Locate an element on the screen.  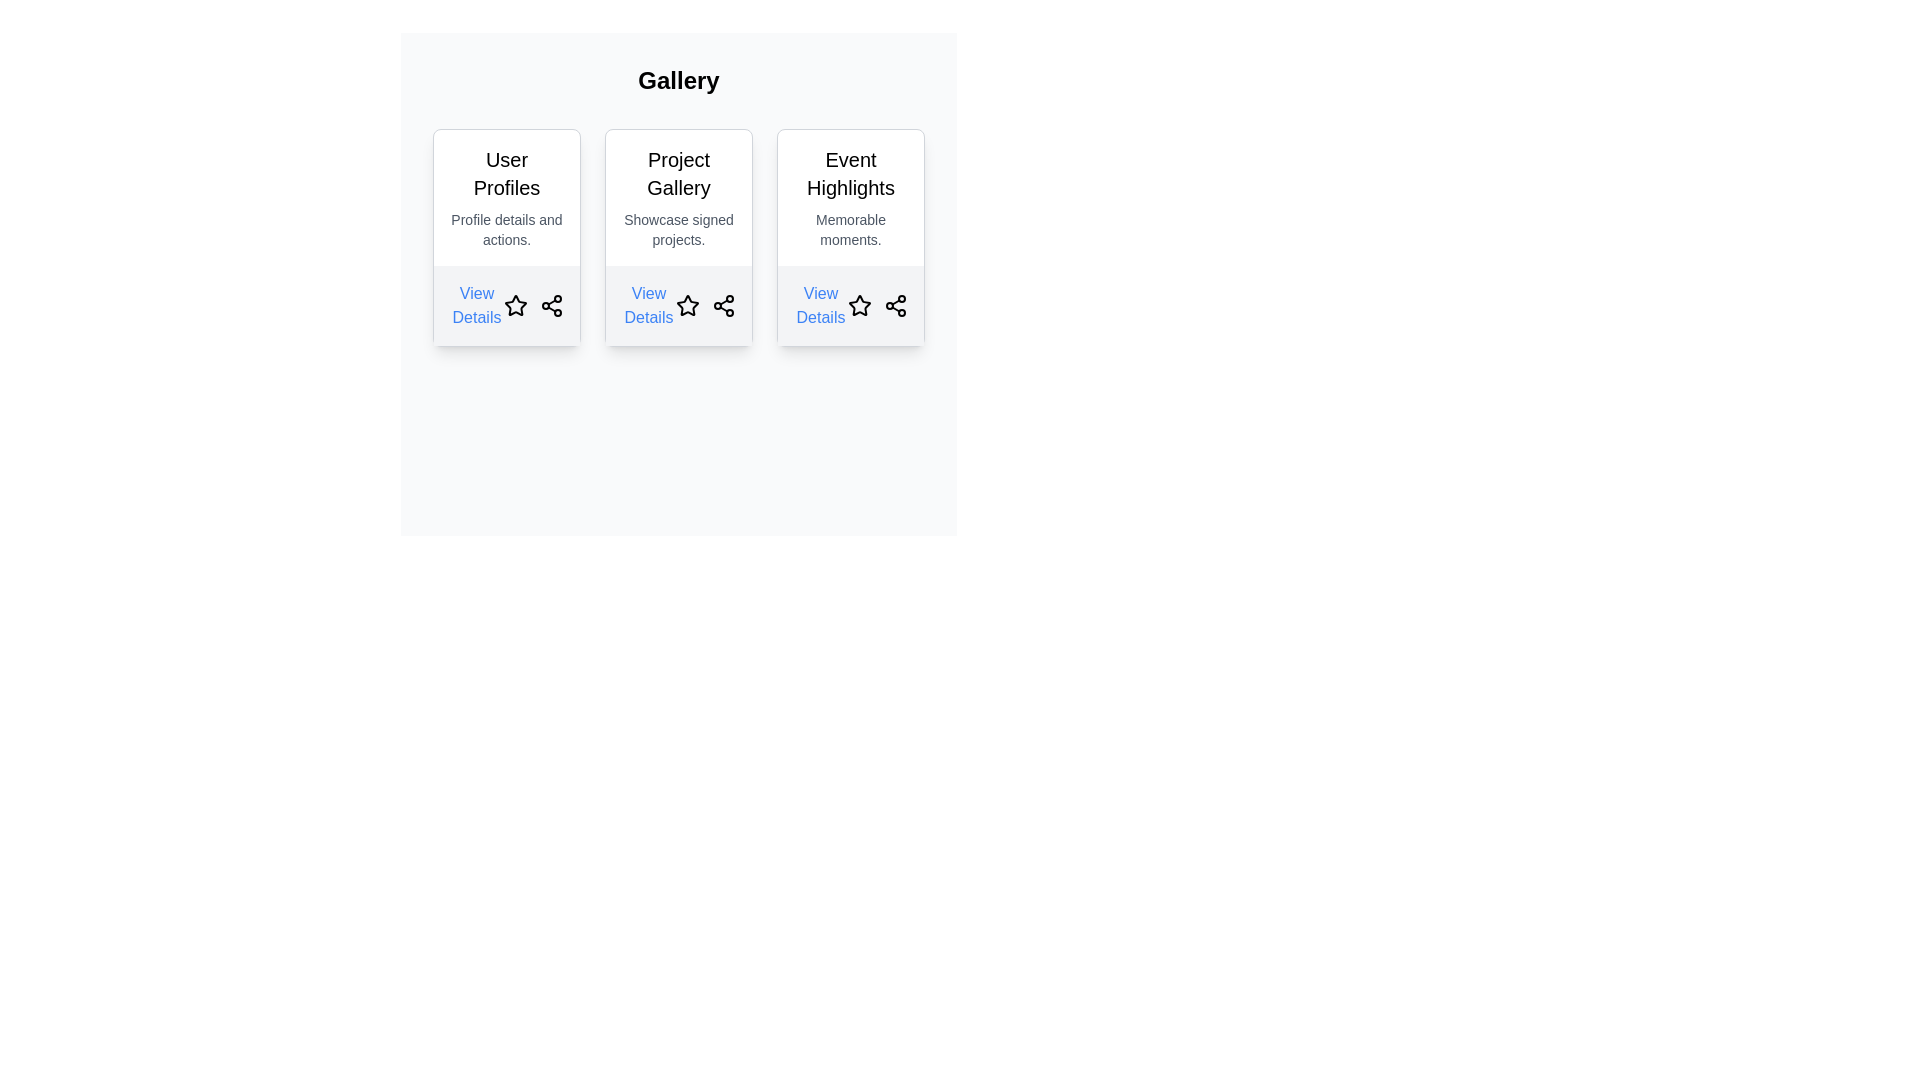
the first star-shaped button icon located immediately to the right of the 'View Details' link is located at coordinates (515, 305).